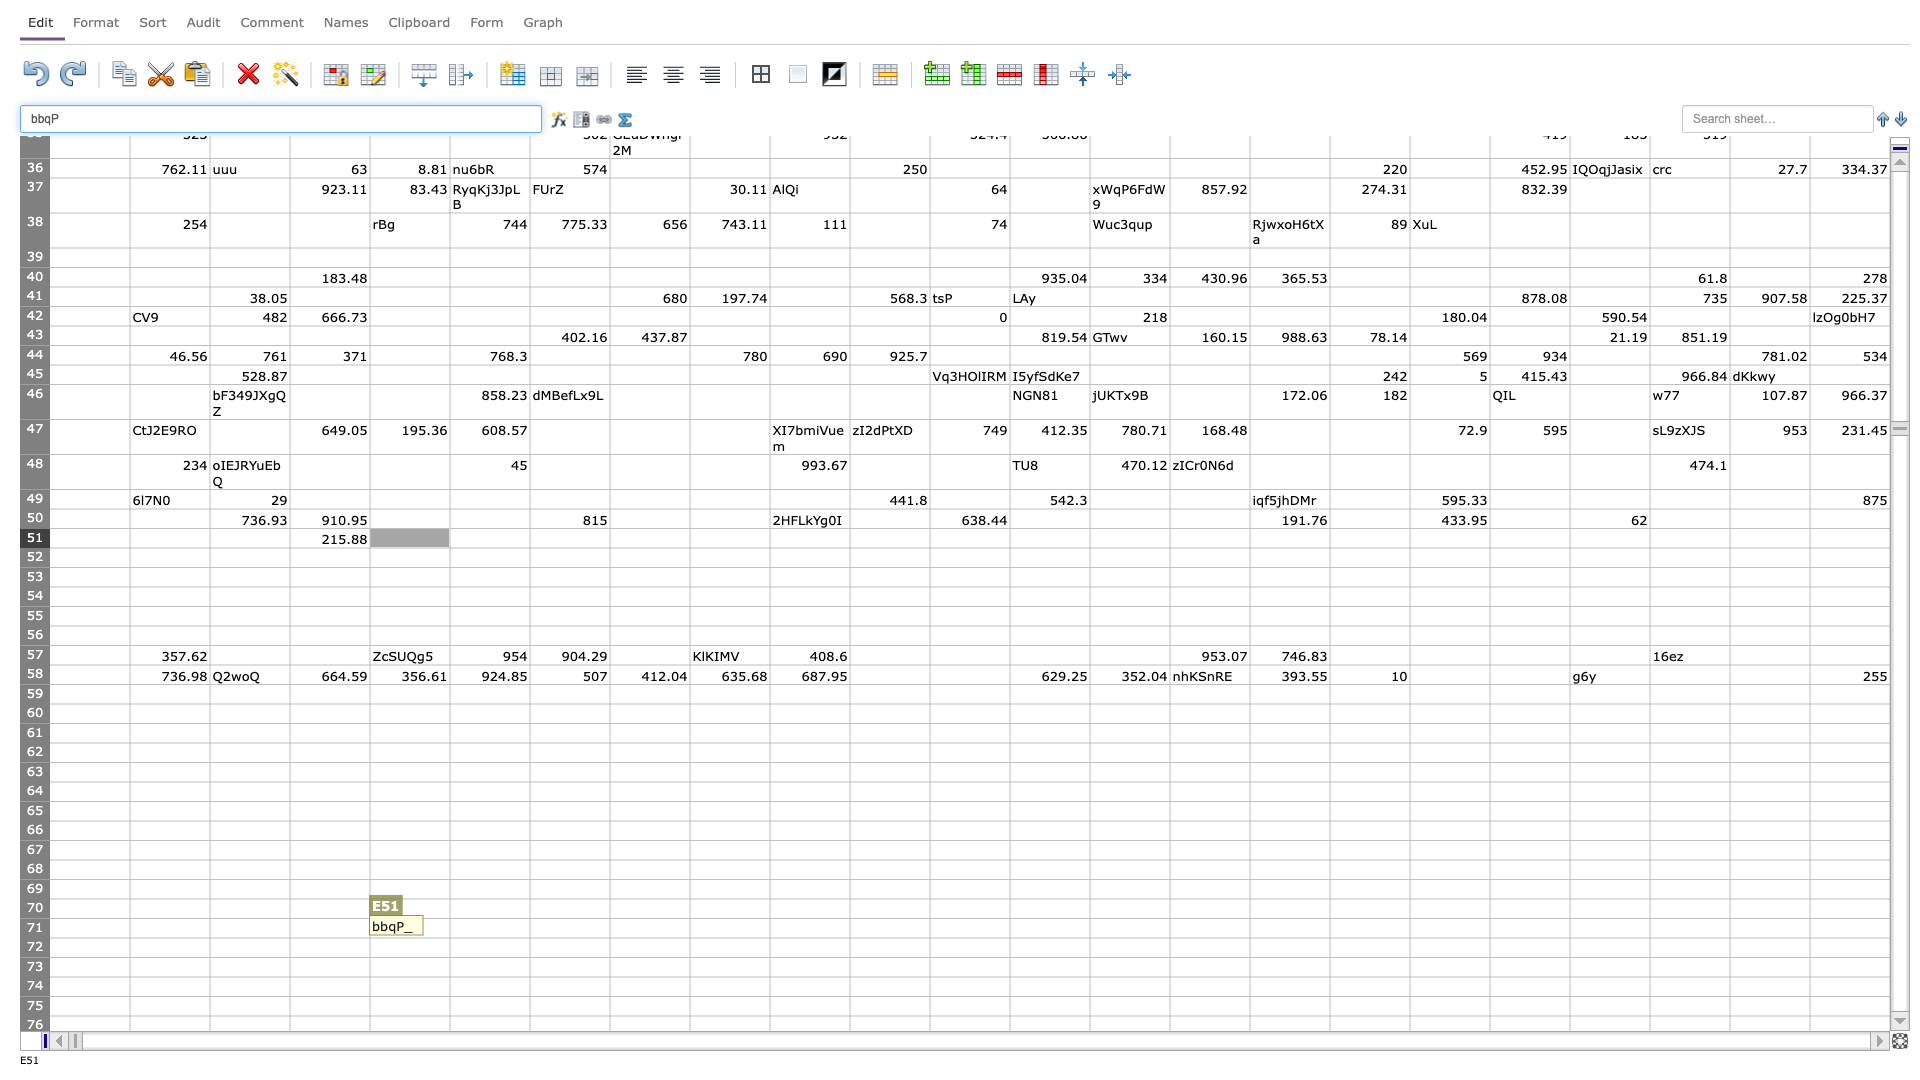 This screenshot has width=1920, height=1080. Describe the element at coordinates (529, 937) in the screenshot. I see `Lower right of F71` at that location.